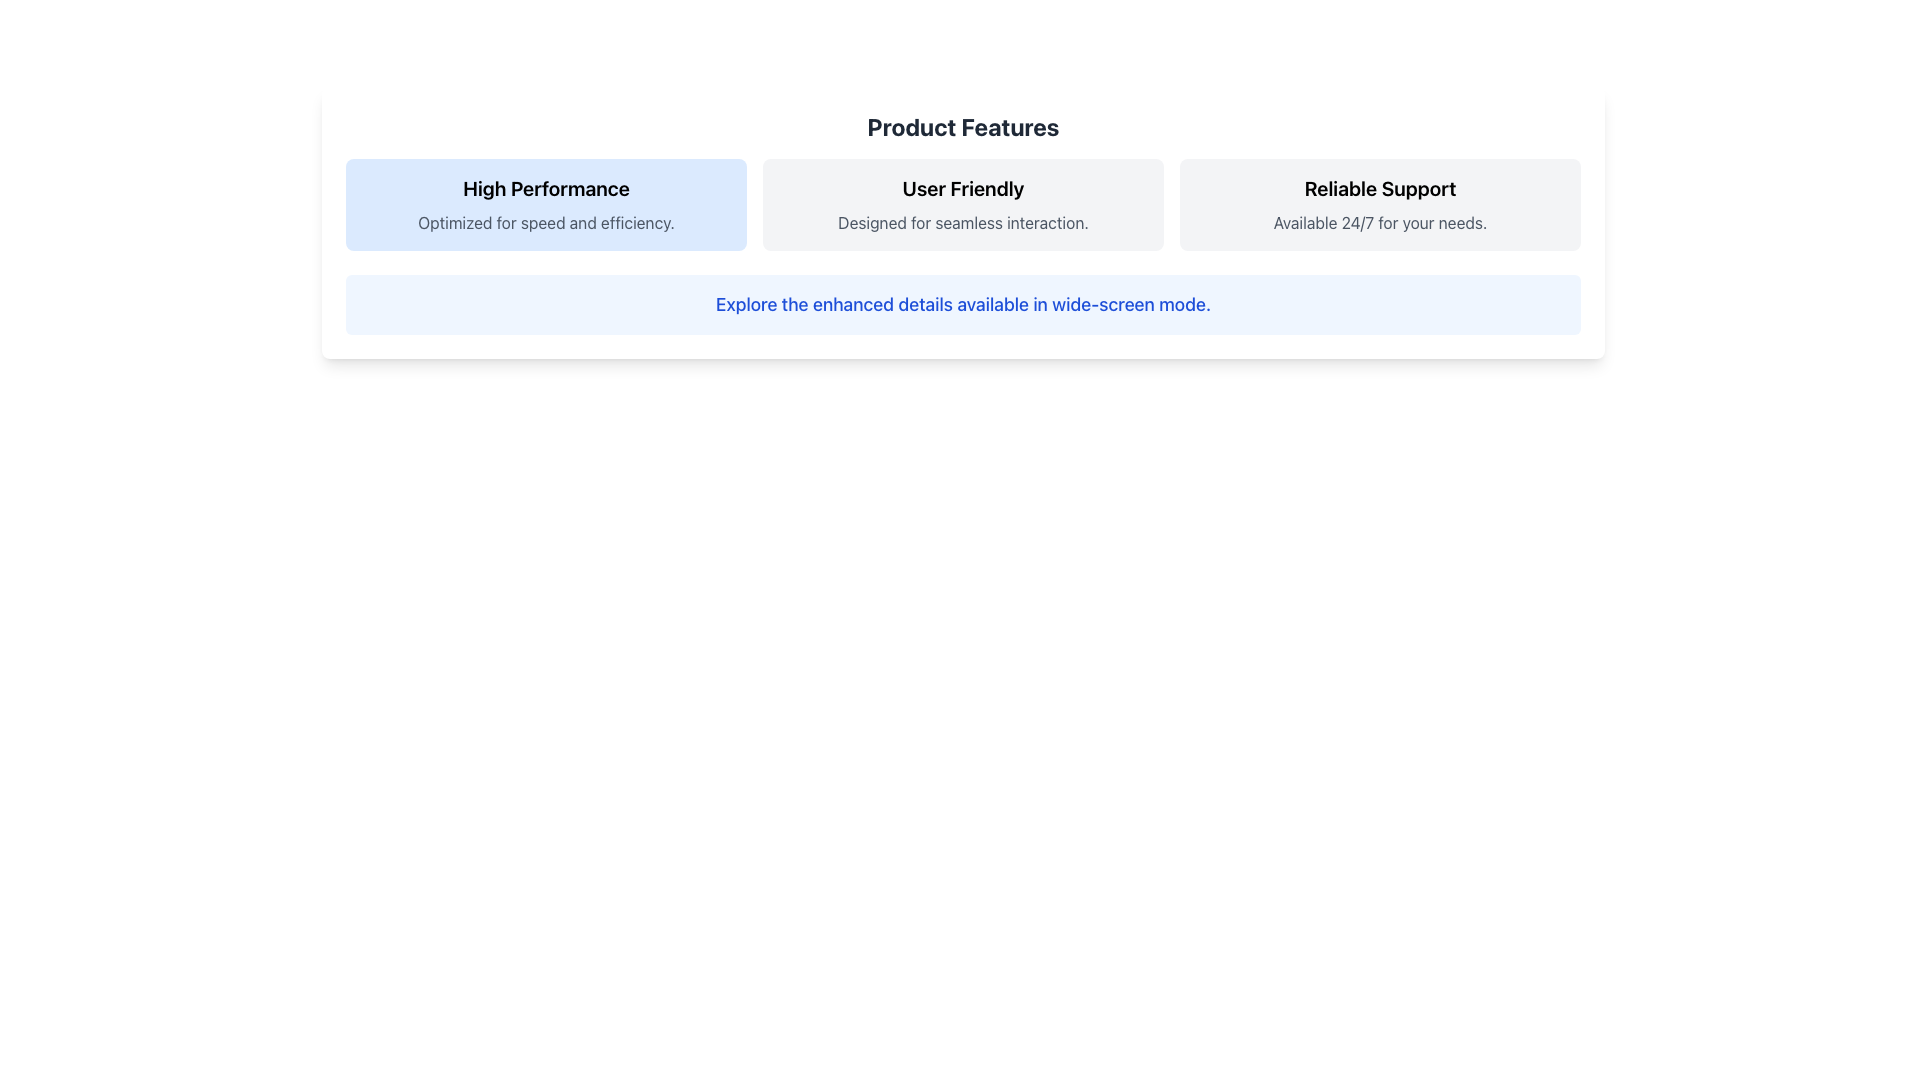 Image resolution: width=1920 pixels, height=1080 pixels. Describe the element at coordinates (546, 223) in the screenshot. I see `the gray text element located below the 'High Performance' header in the center-left section of the layout` at that location.